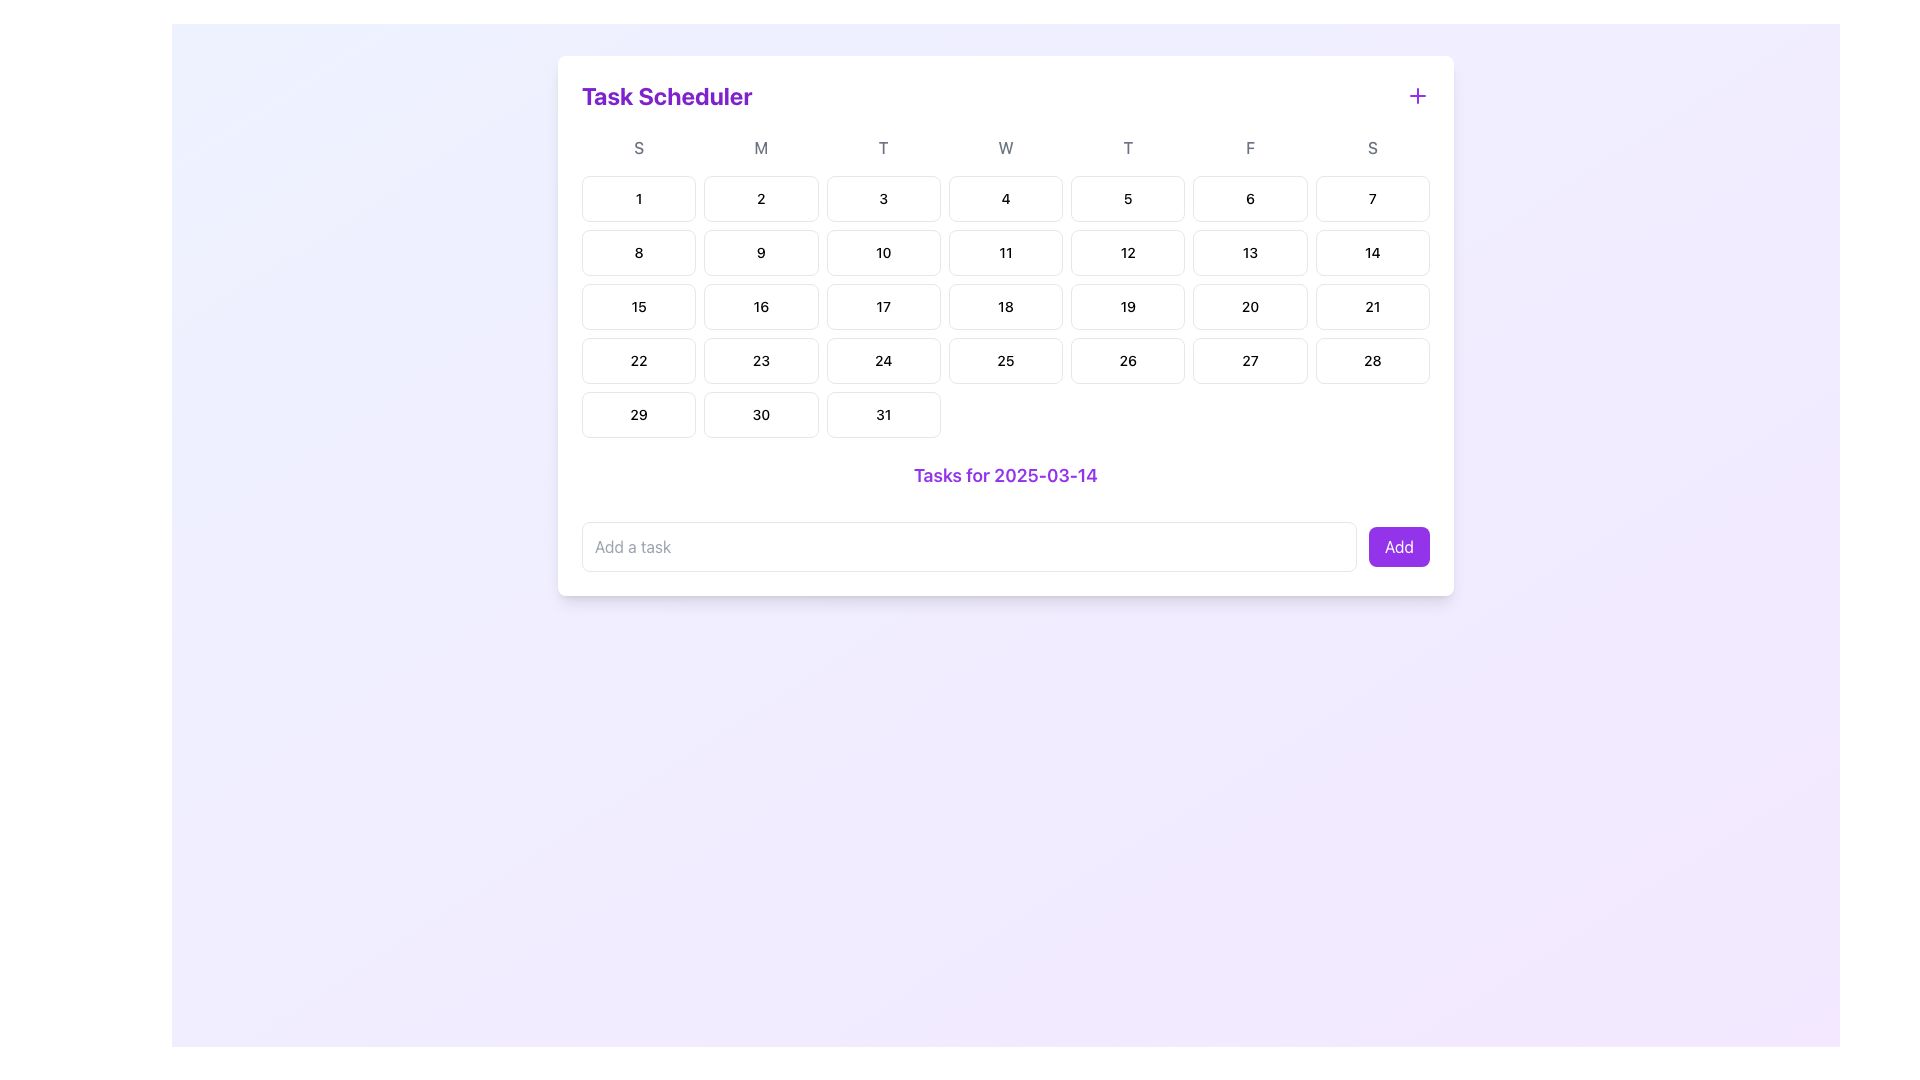  What do you see at coordinates (638, 252) in the screenshot?
I see `the button displaying the number '8', which is a rectangular box with rounded corners, located in the second row and first column of a grid layout` at bounding box center [638, 252].